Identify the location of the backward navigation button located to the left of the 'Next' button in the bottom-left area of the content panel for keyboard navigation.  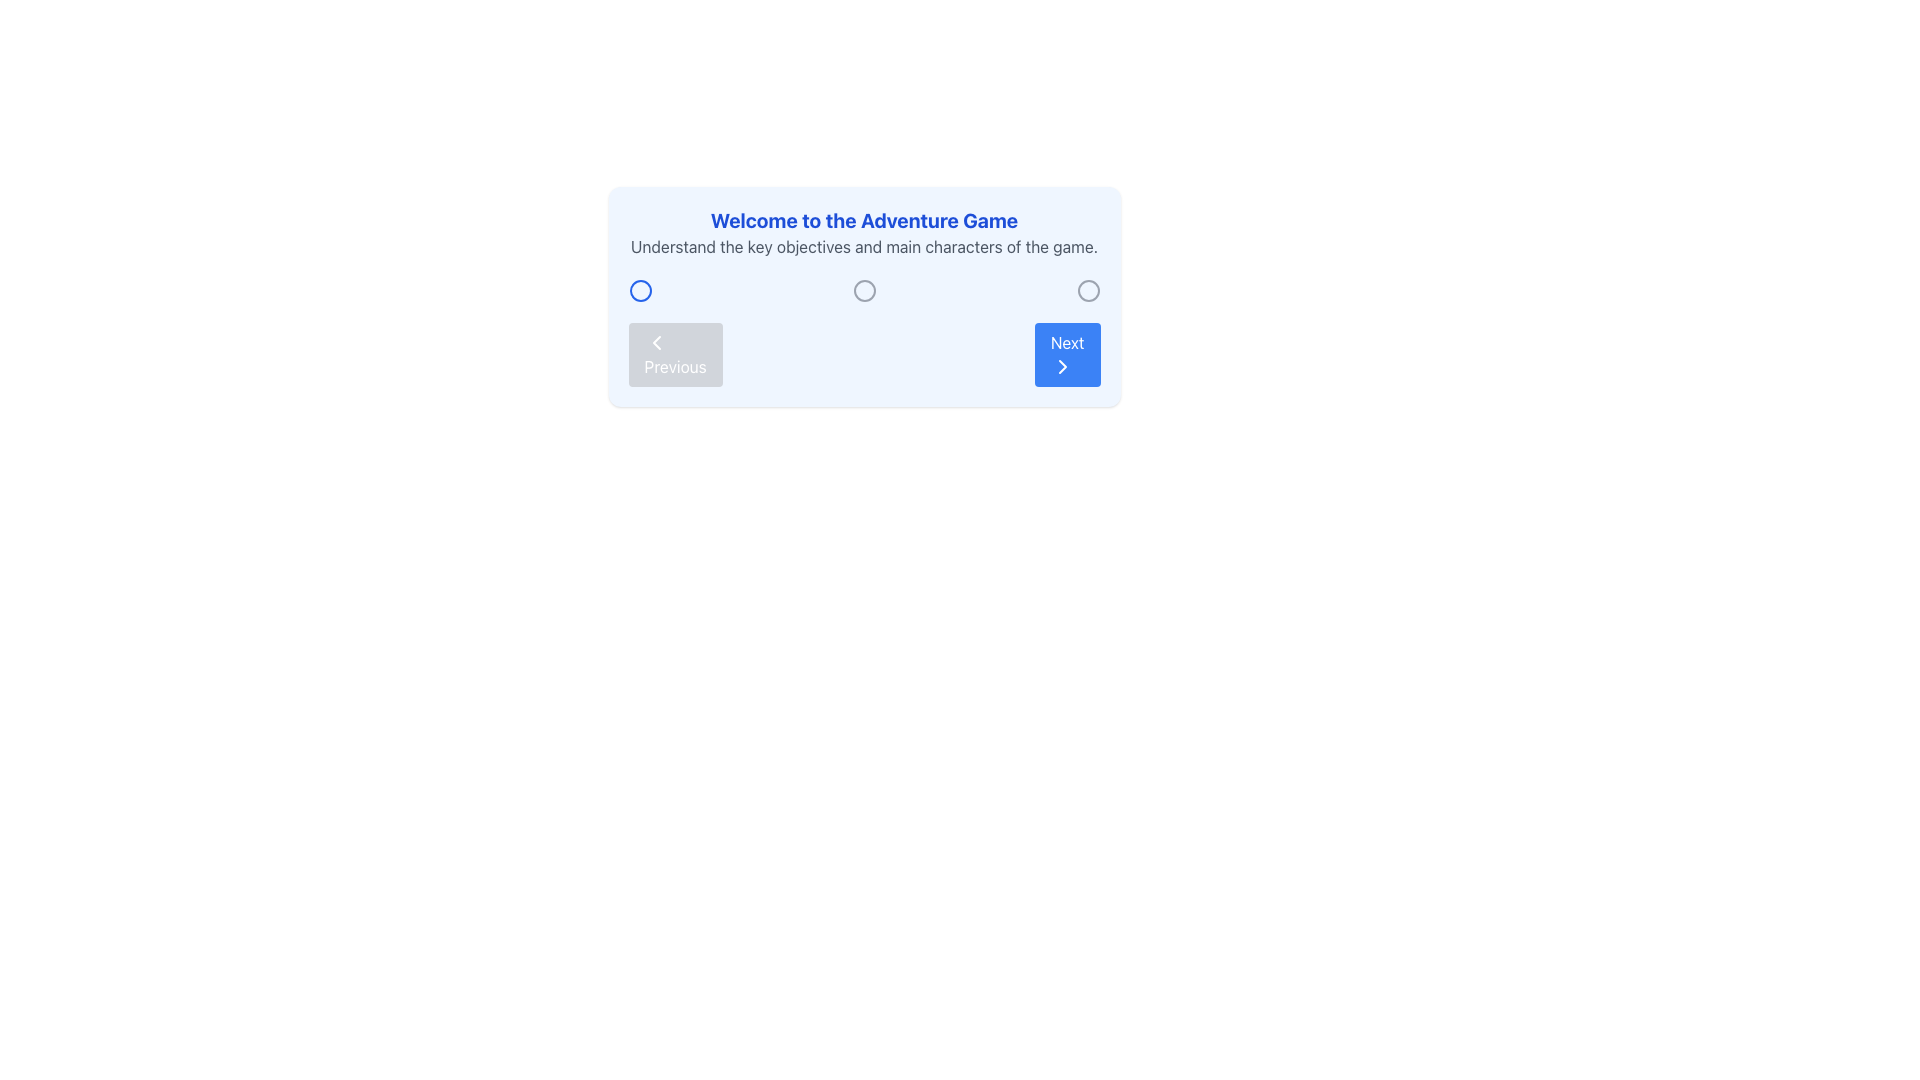
(675, 353).